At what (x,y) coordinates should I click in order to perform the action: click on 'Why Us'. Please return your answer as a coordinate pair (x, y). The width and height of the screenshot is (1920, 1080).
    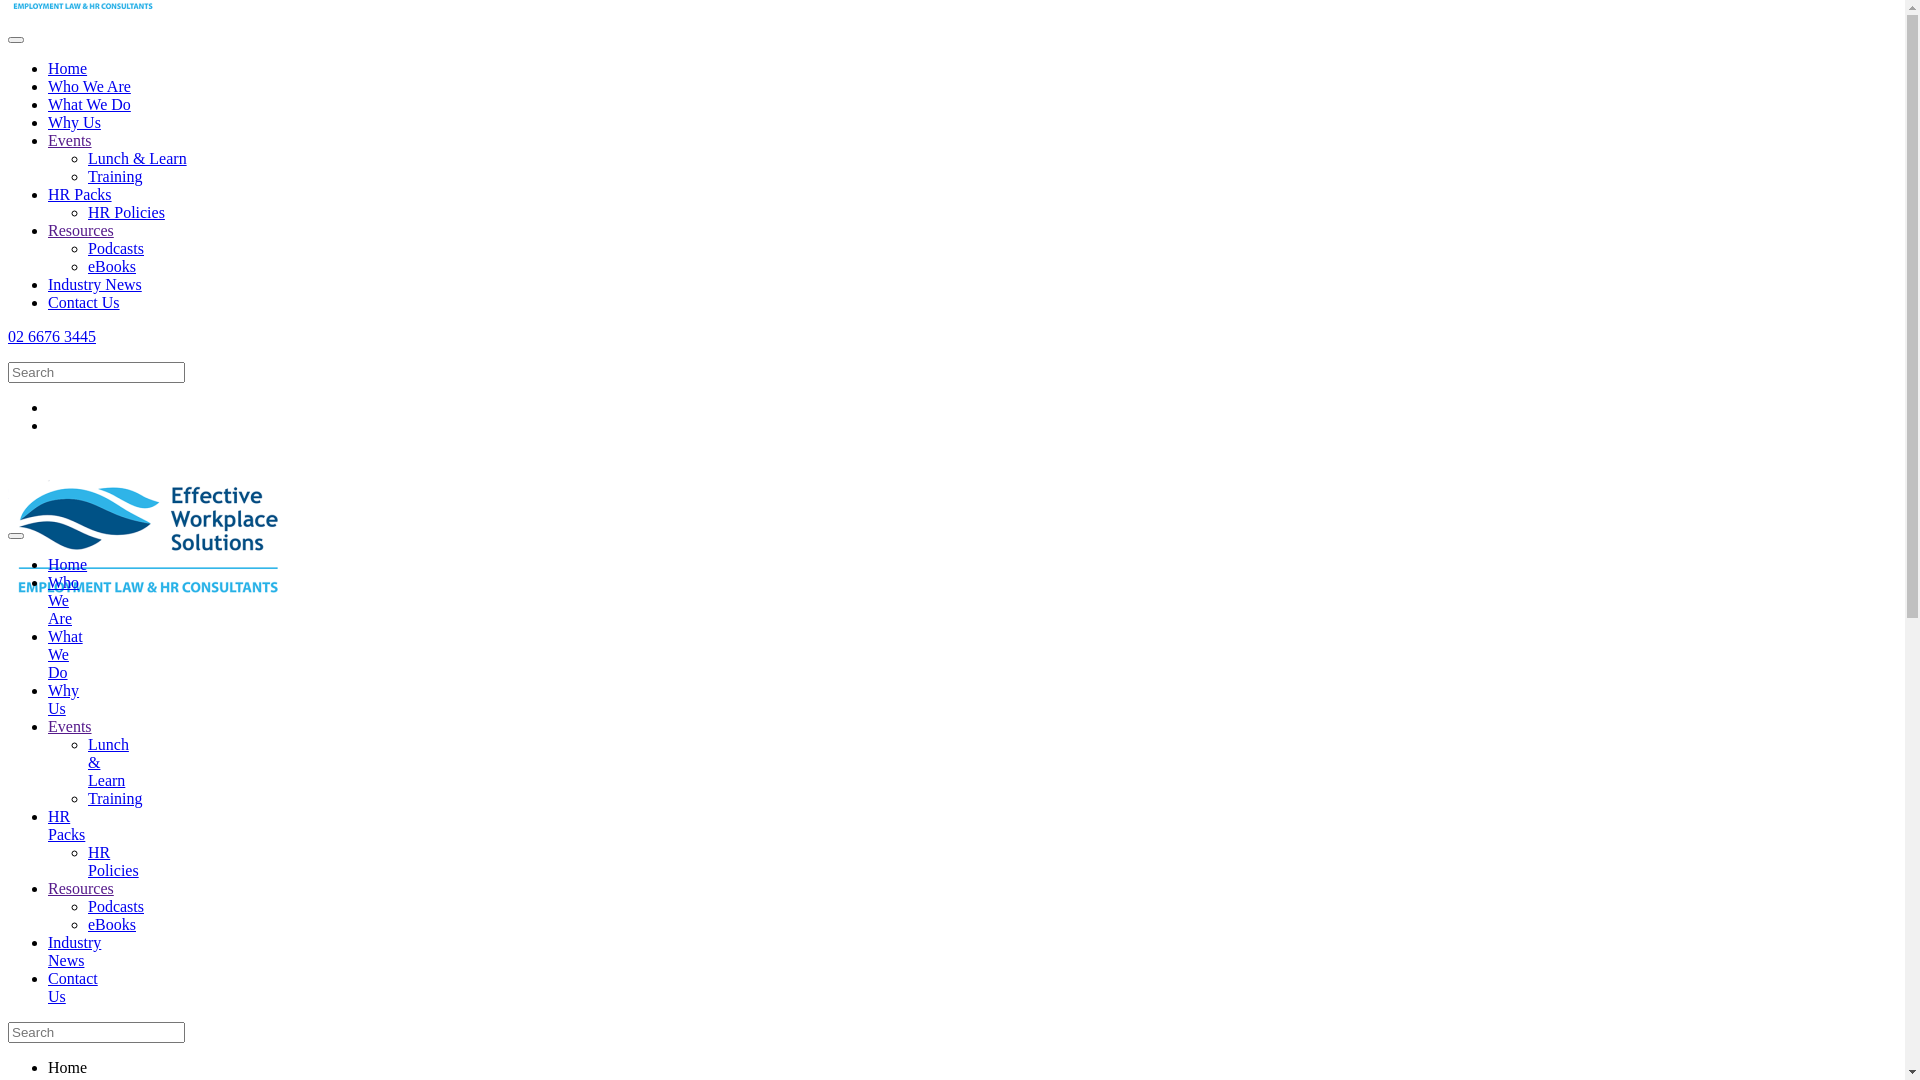
    Looking at the image, I should click on (63, 698).